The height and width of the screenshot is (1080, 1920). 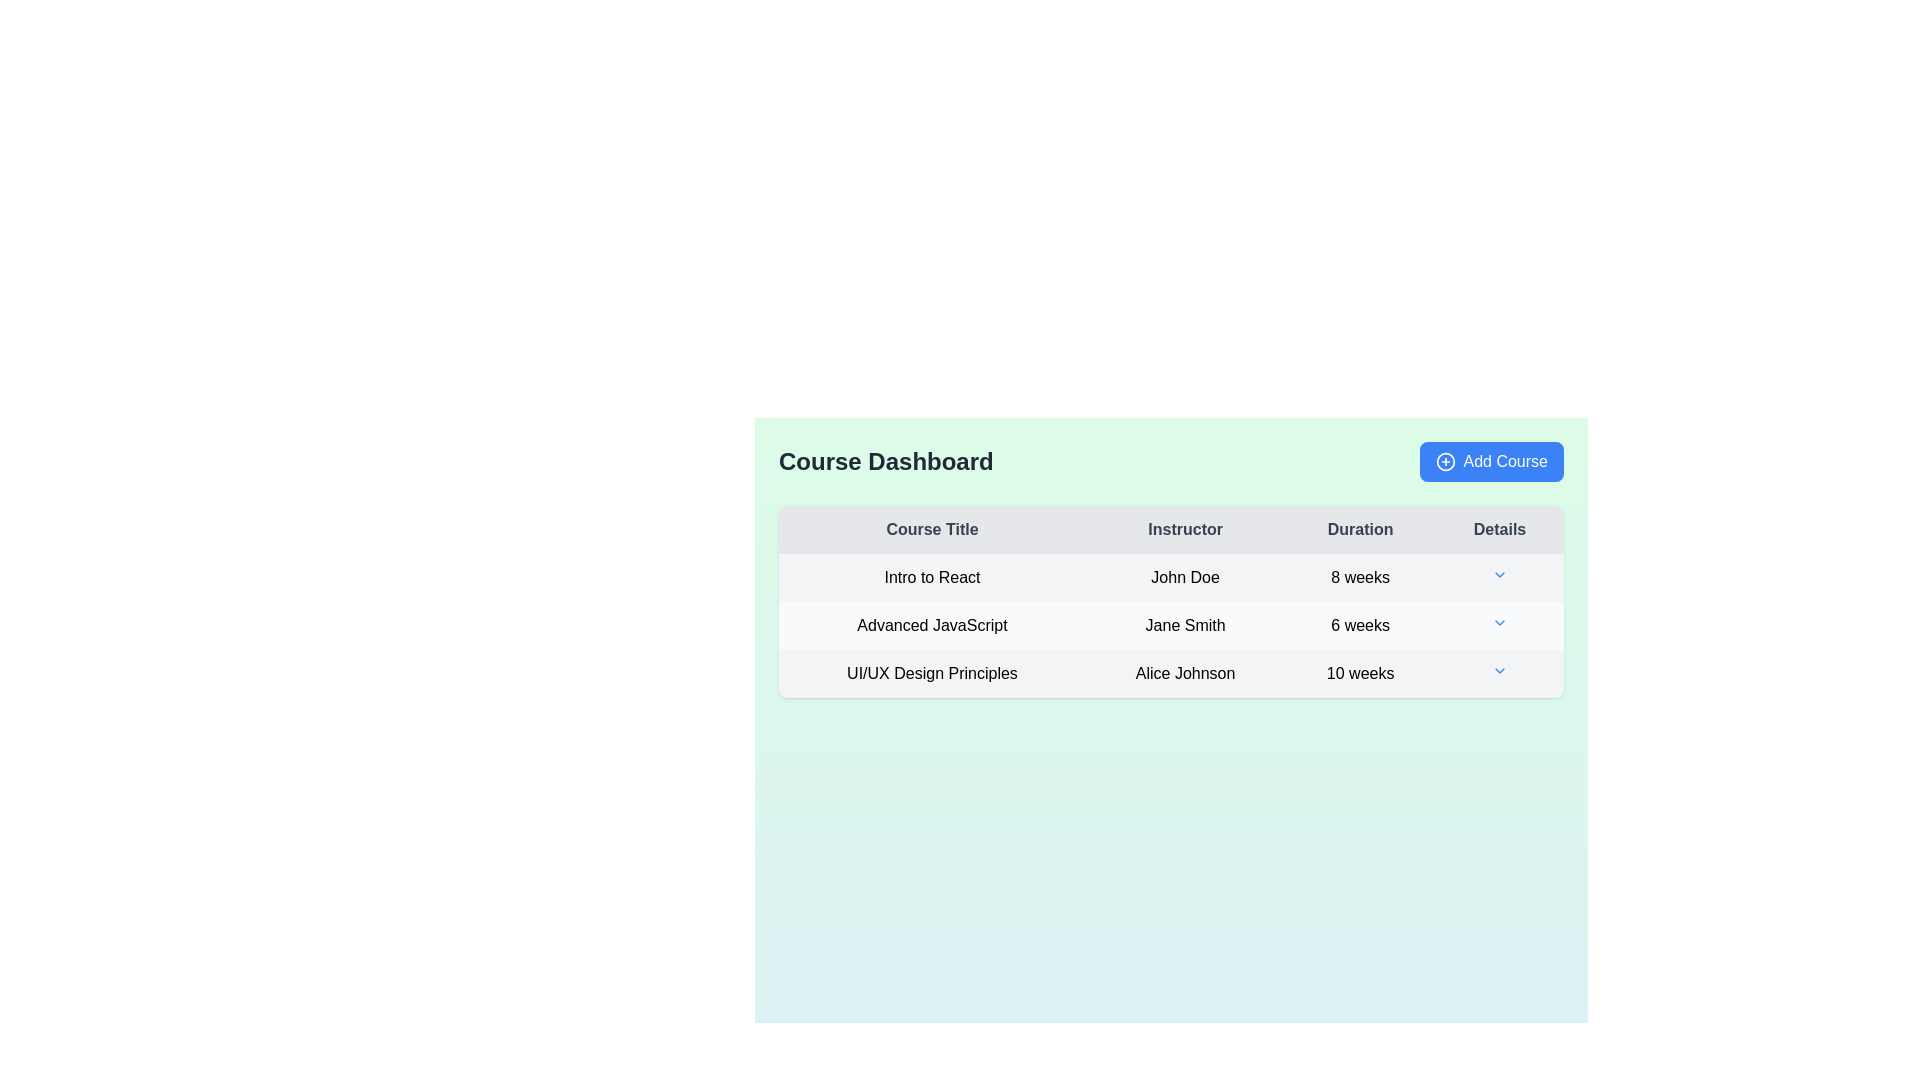 I want to click on the text label 'UI/UX Design Principles' in the first column of the third row in the 'Course Dashboard' table, so click(x=931, y=674).